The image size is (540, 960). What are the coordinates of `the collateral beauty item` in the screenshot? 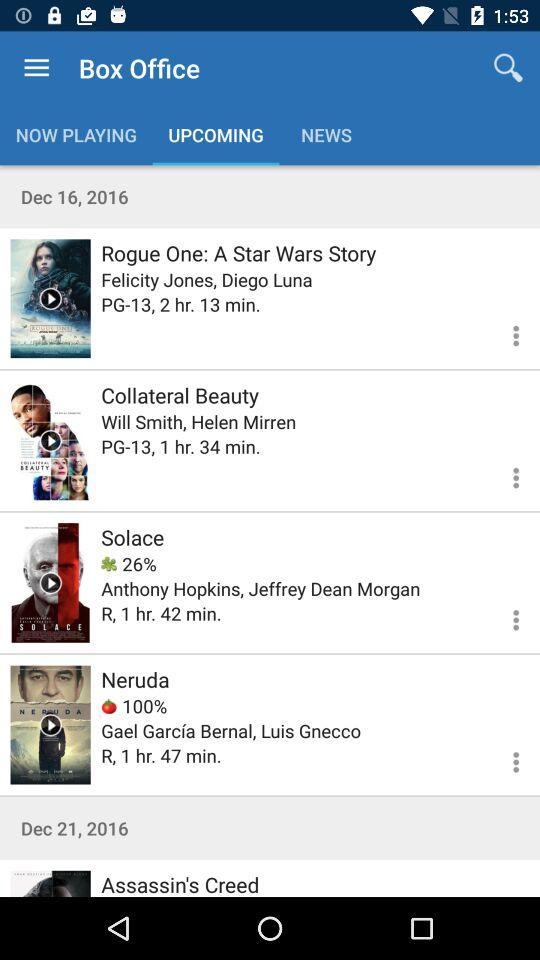 It's located at (180, 394).